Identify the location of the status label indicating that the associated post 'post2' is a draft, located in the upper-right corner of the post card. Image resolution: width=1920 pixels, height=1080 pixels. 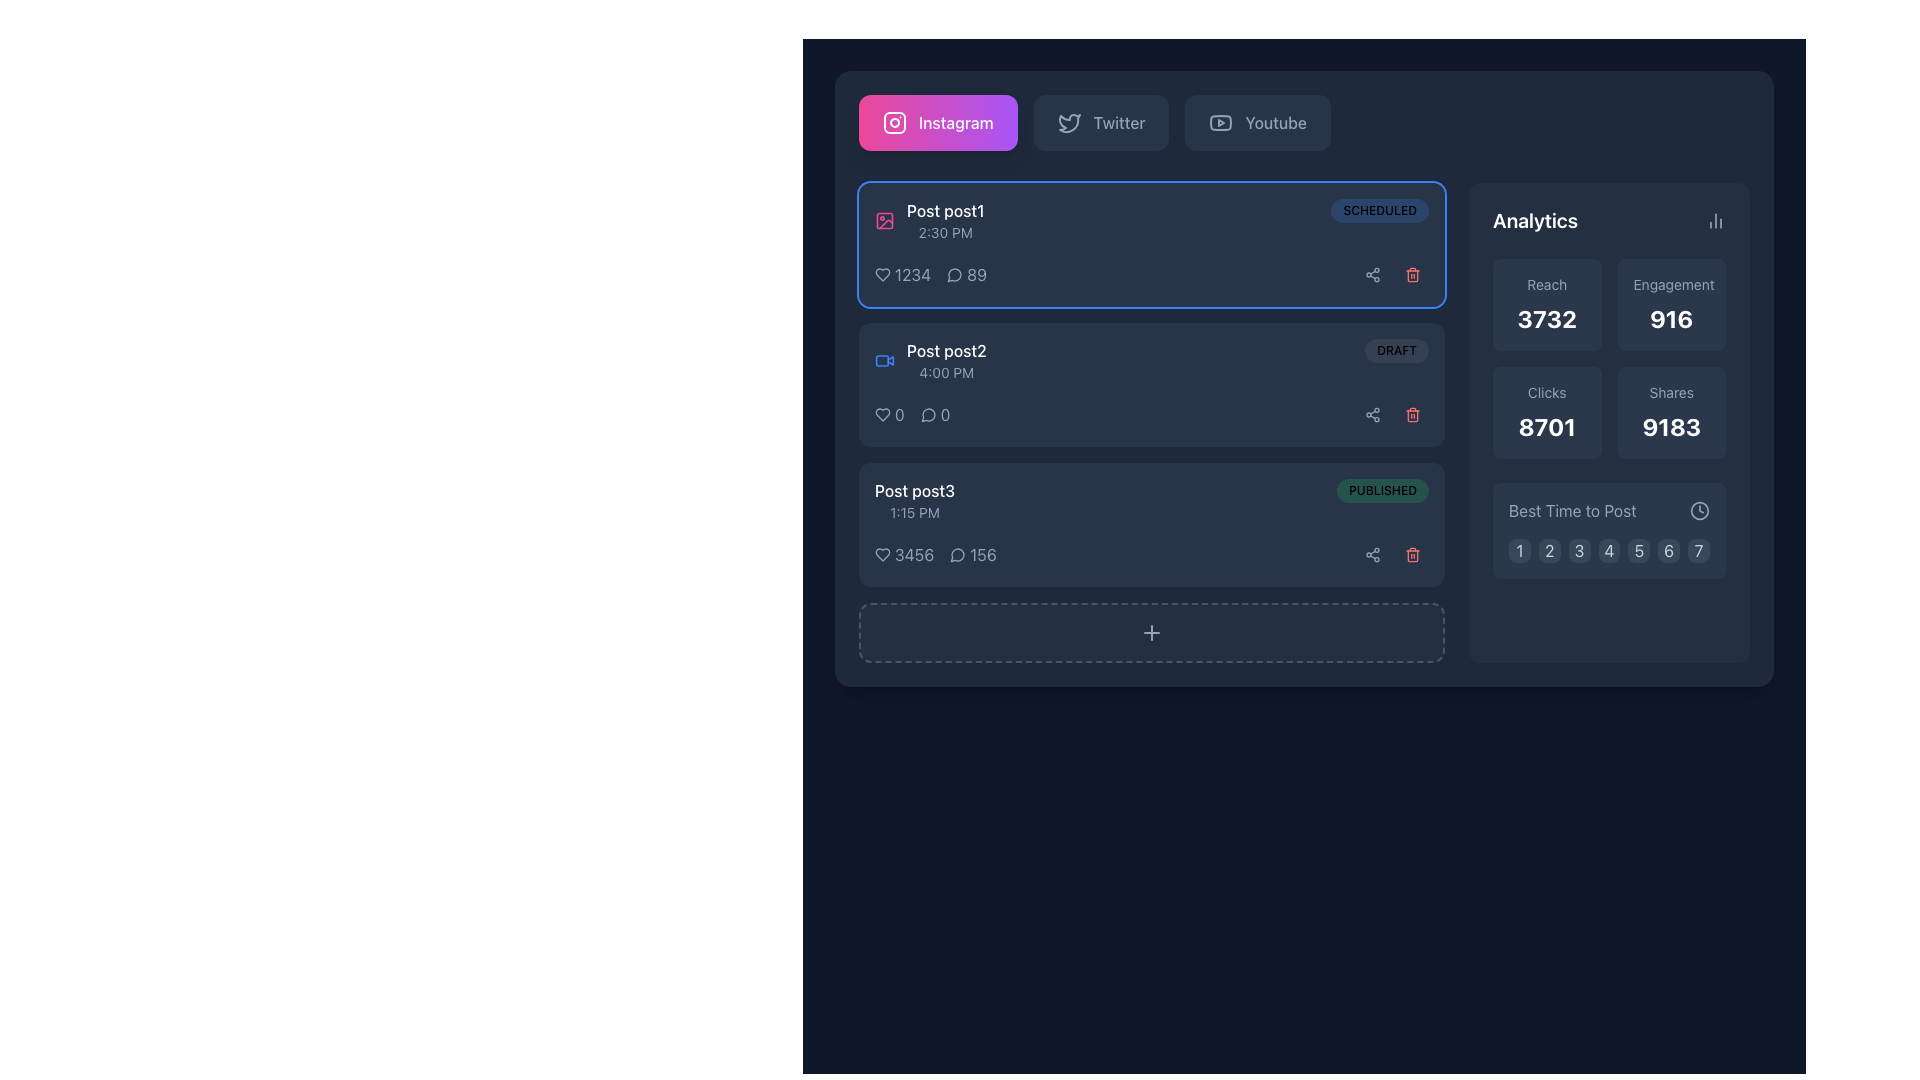
(1396, 350).